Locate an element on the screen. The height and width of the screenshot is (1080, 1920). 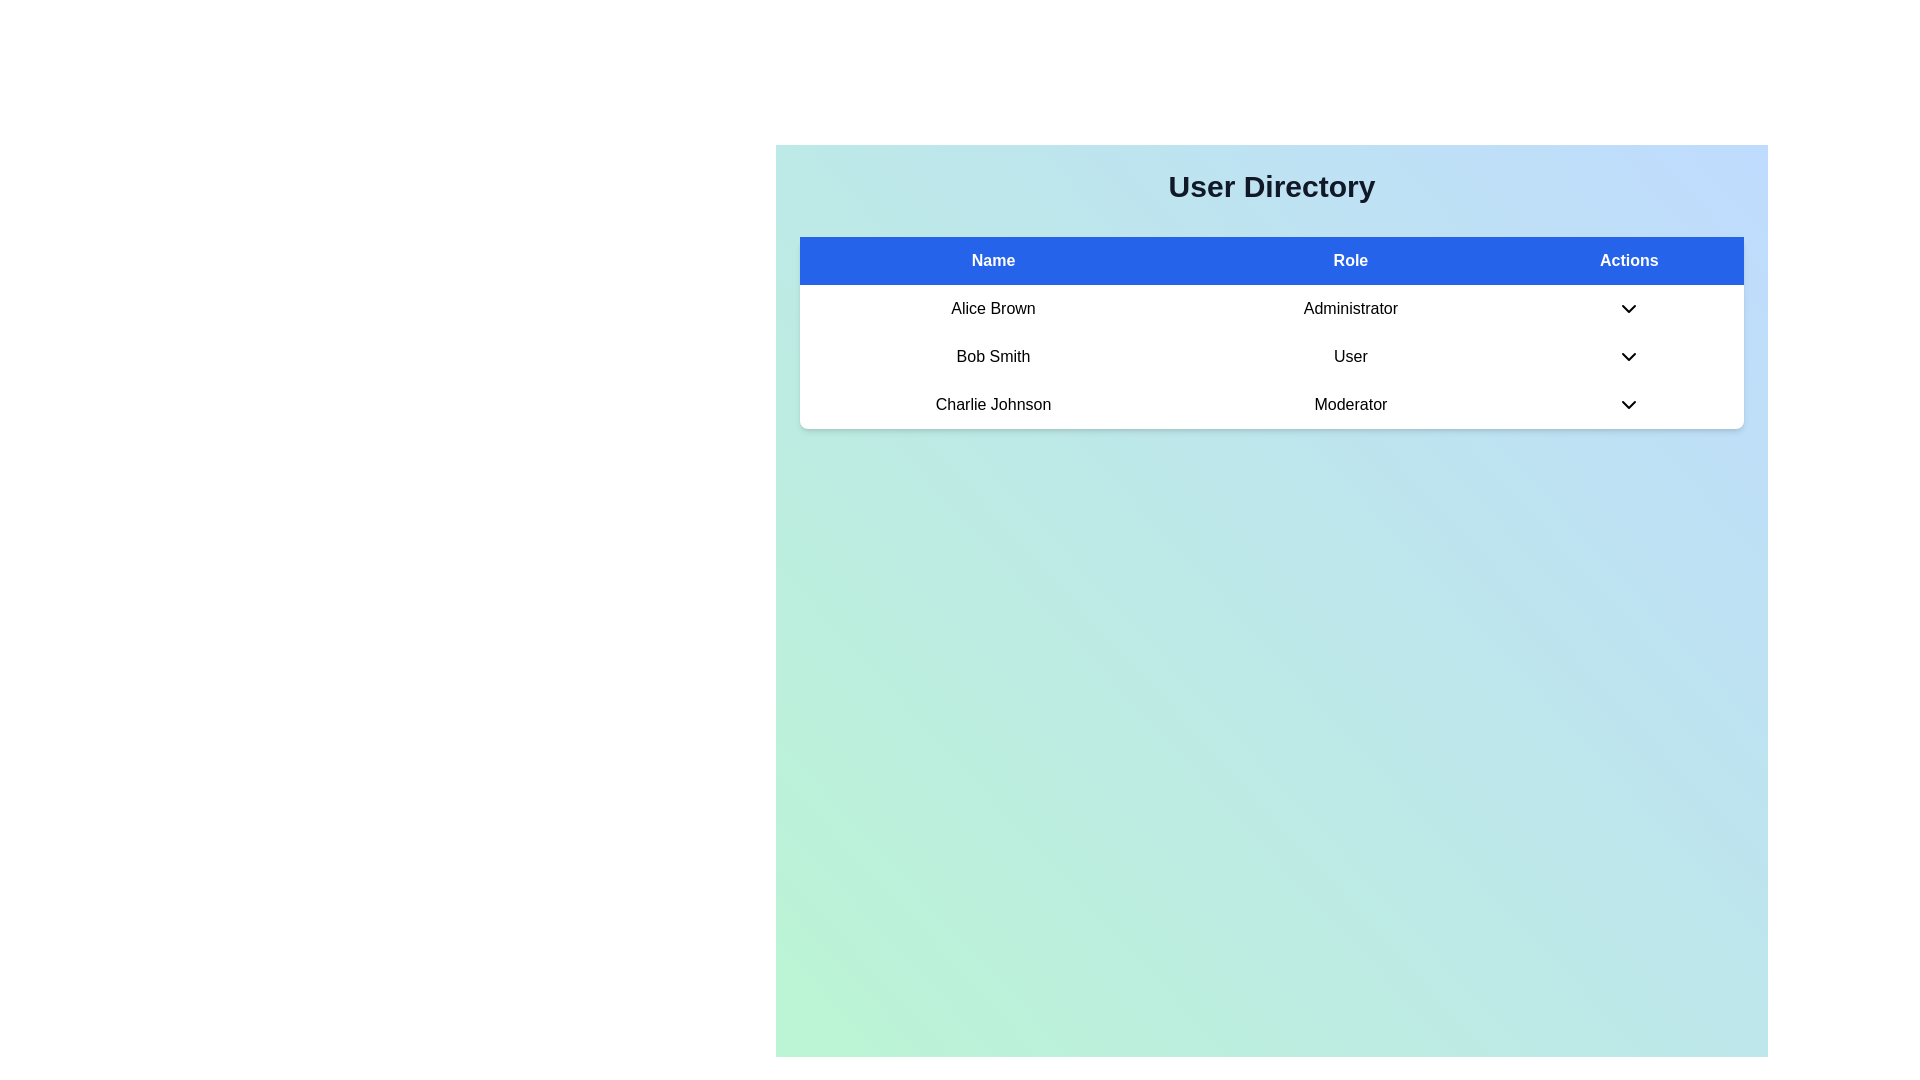
the Text Label that serves as a header for the user data table, positioned to the left of 'Role' and 'Actions' is located at coordinates (993, 260).